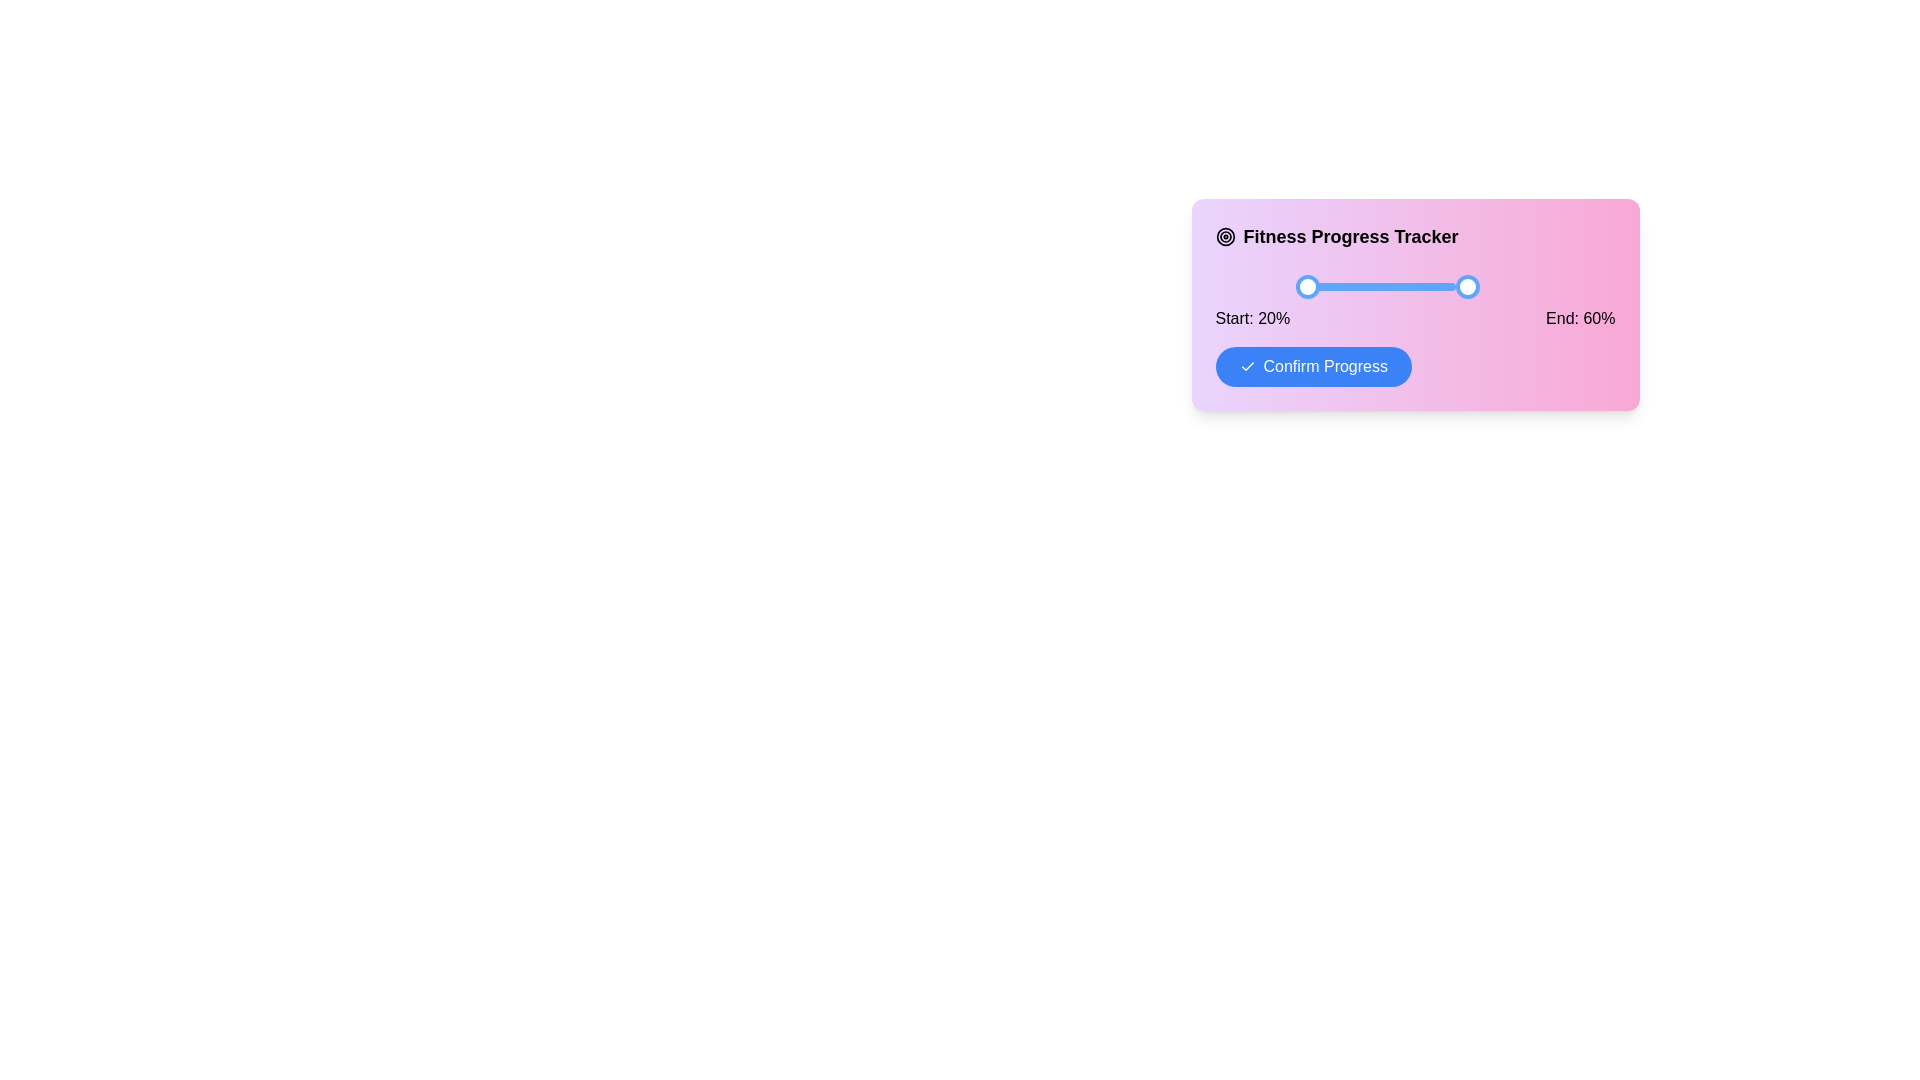  Describe the element at coordinates (1414, 318) in the screenshot. I see `percentages displayed in the text label showing 'Start: 20% End: 60%' located just below the slider and above the 'Confirm Progress' button in the 'Fitness Progress Tracker' card` at that location.